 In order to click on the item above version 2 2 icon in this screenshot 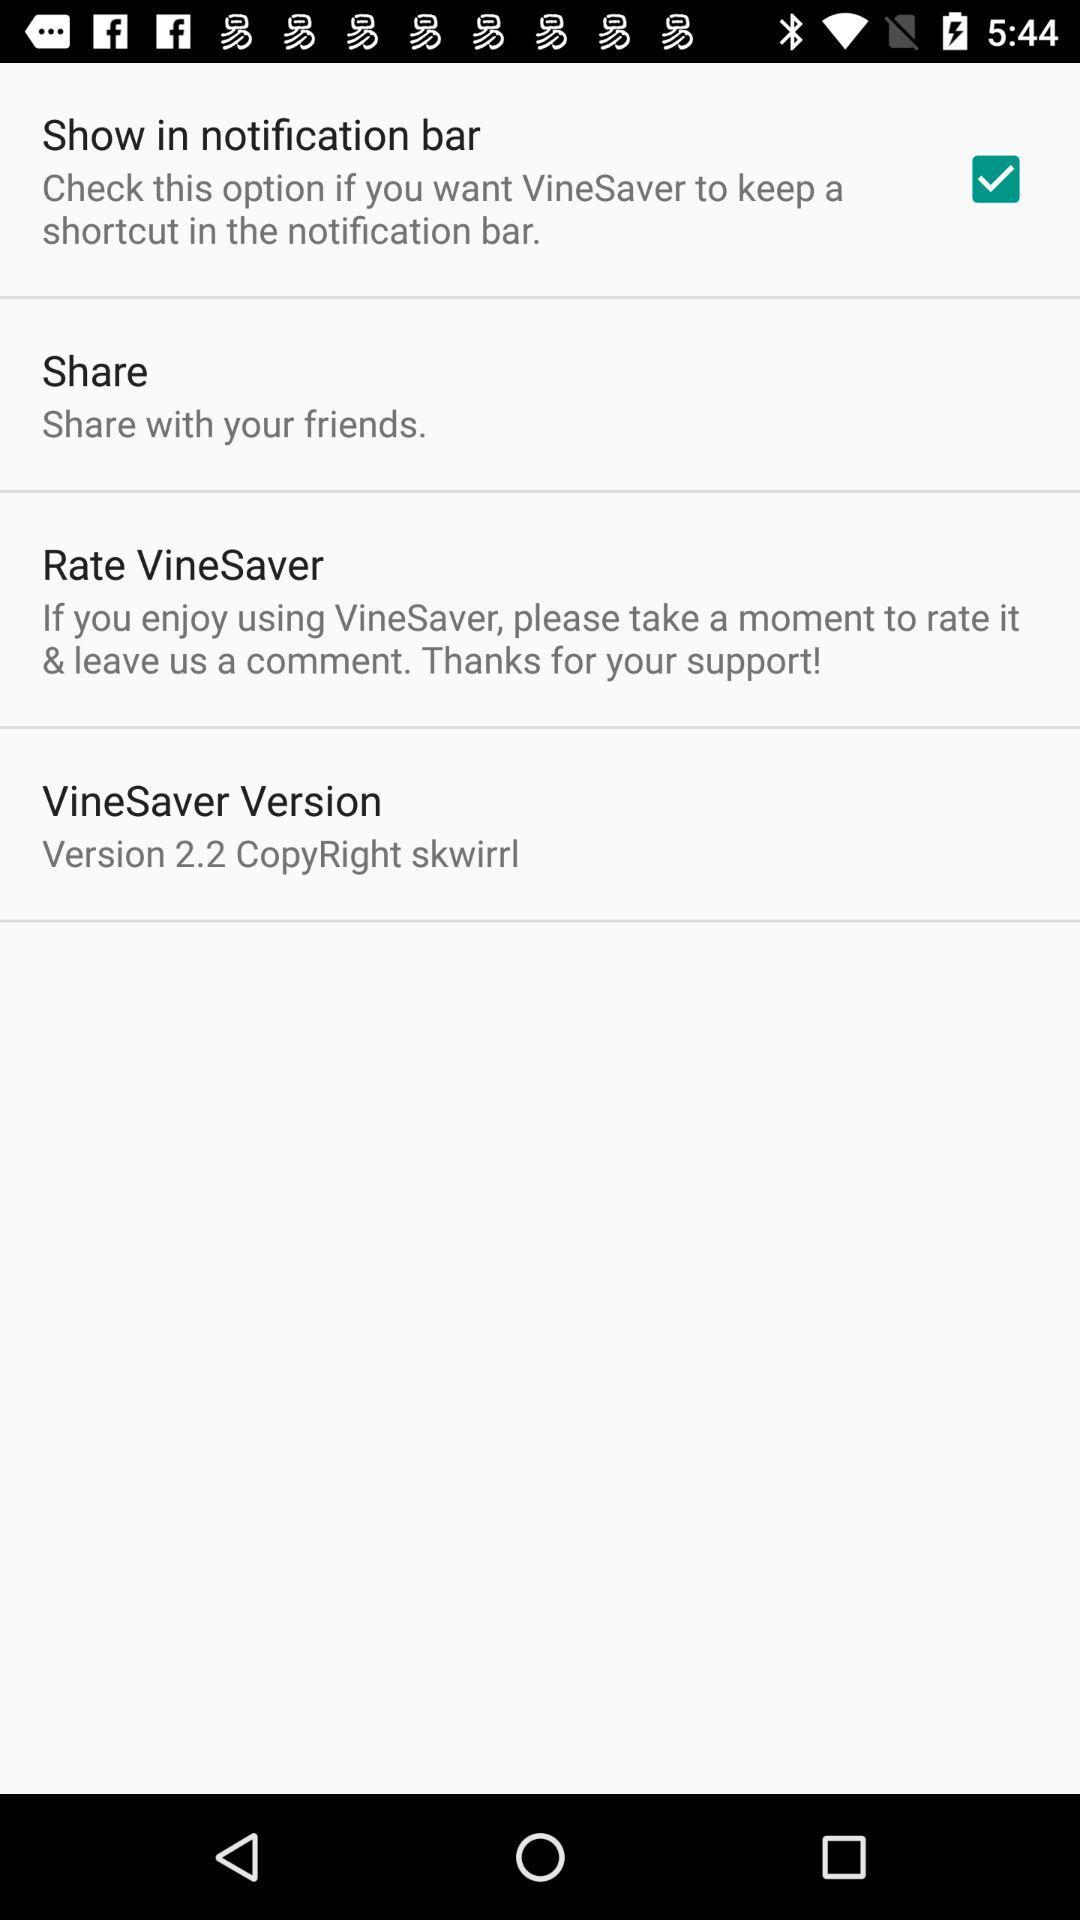, I will do `click(212, 798)`.